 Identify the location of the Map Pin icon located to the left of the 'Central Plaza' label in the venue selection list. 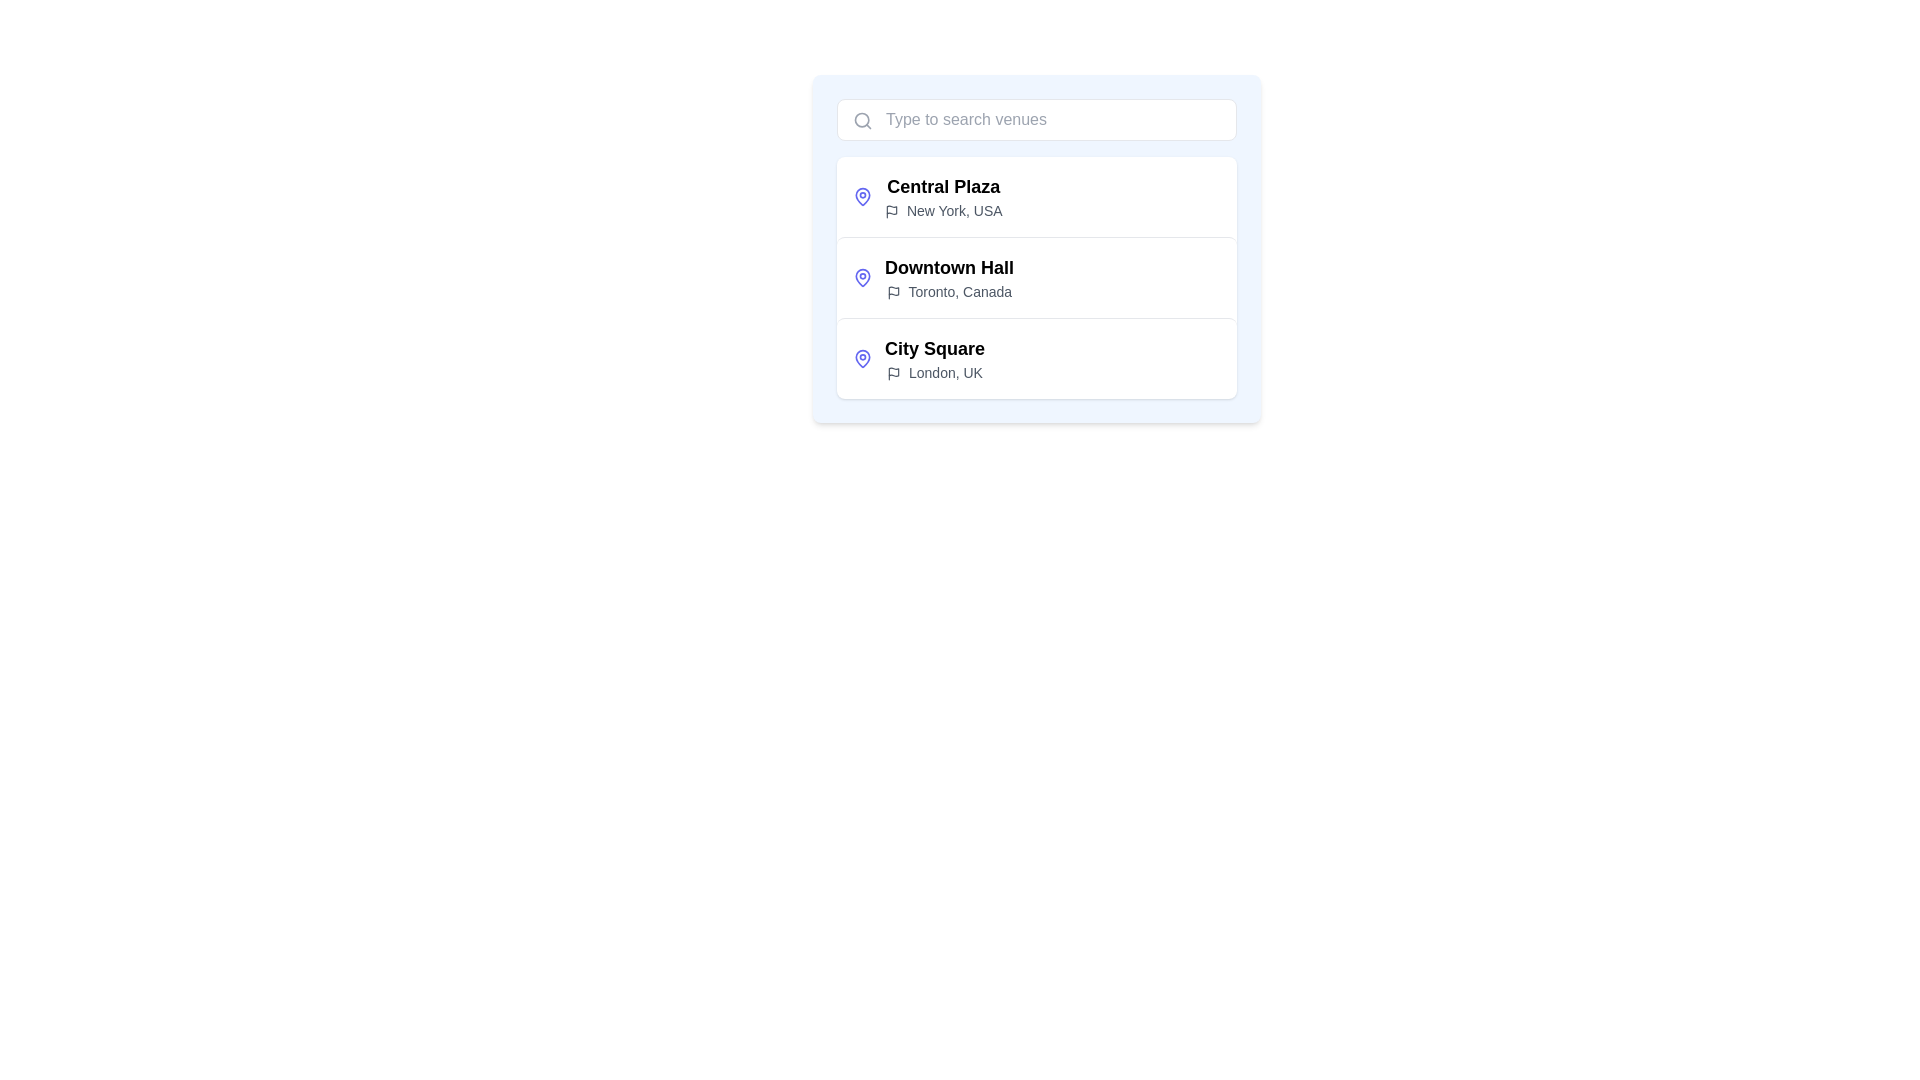
(863, 196).